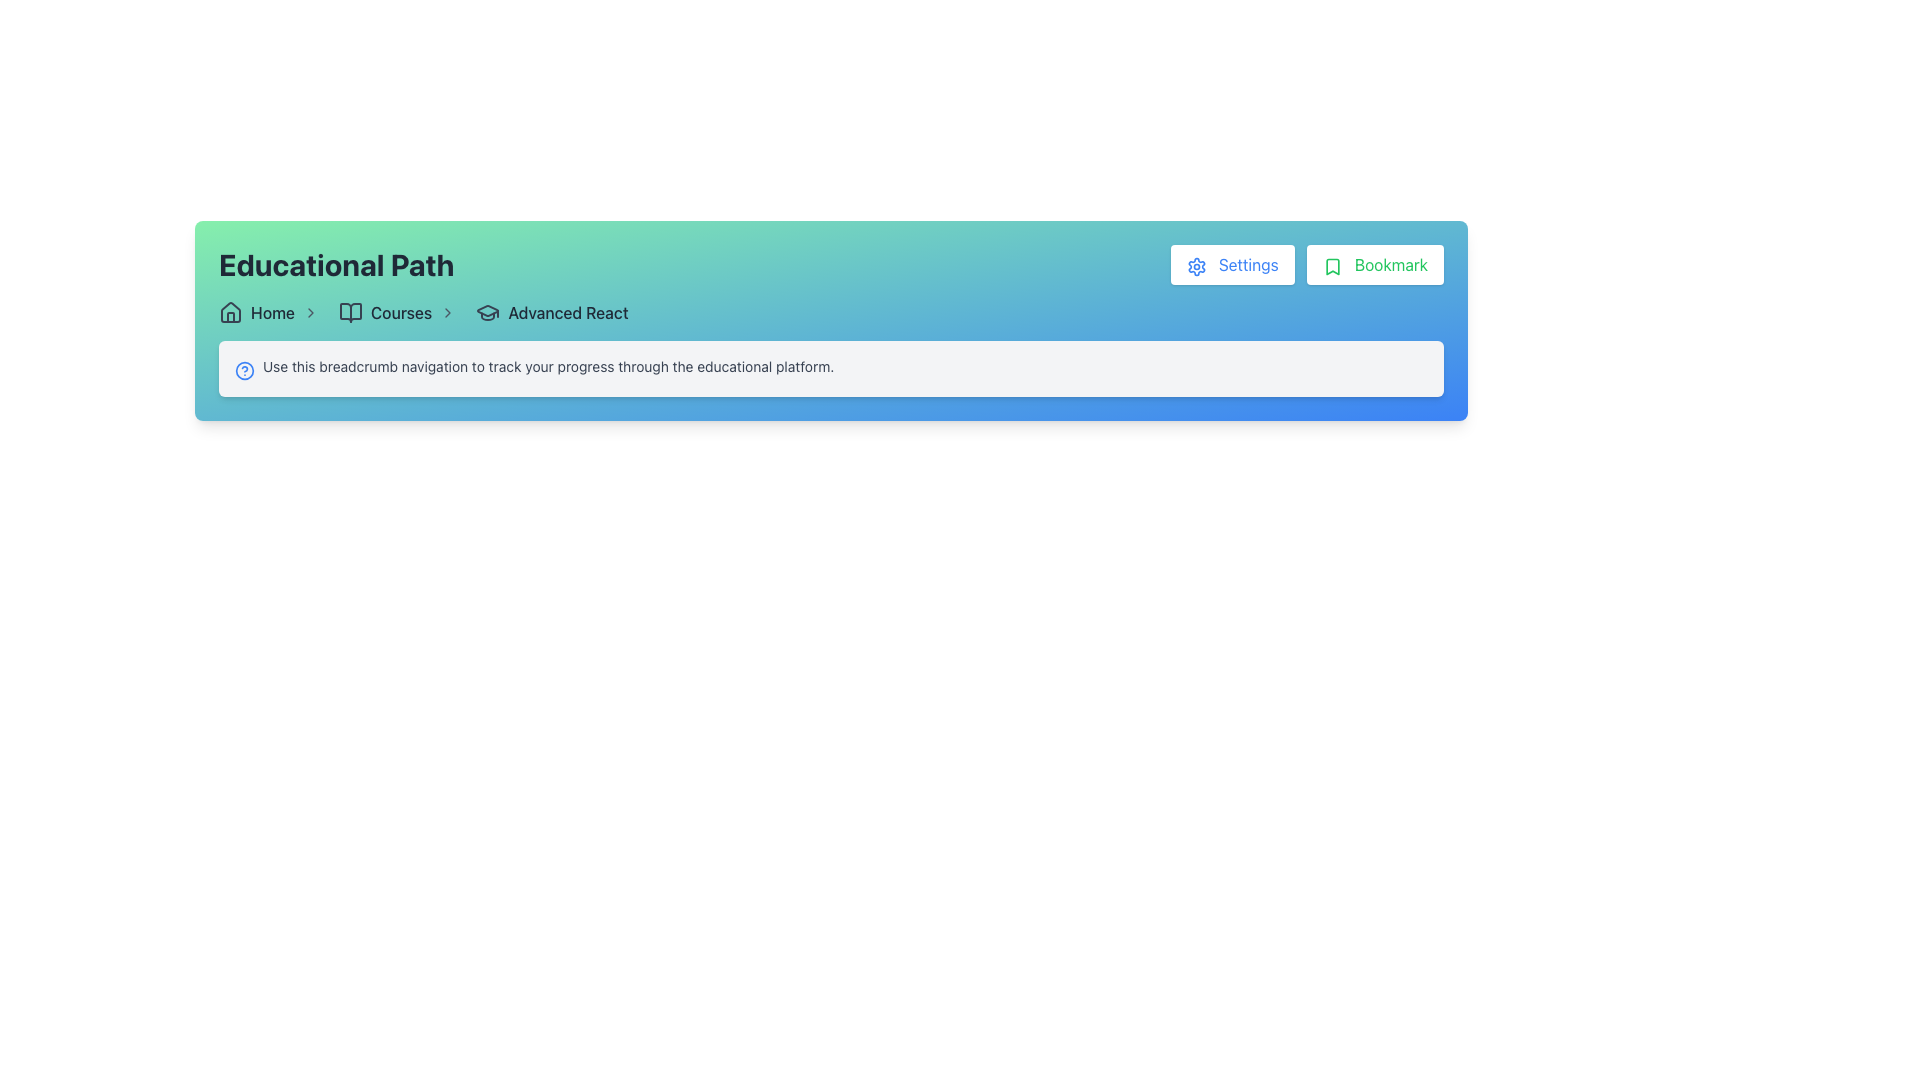  What do you see at coordinates (243, 370) in the screenshot?
I see `the informational icon located at the top-left corner of the text area starting with 'Use this breadcrumb navigation'` at bounding box center [243, 370].